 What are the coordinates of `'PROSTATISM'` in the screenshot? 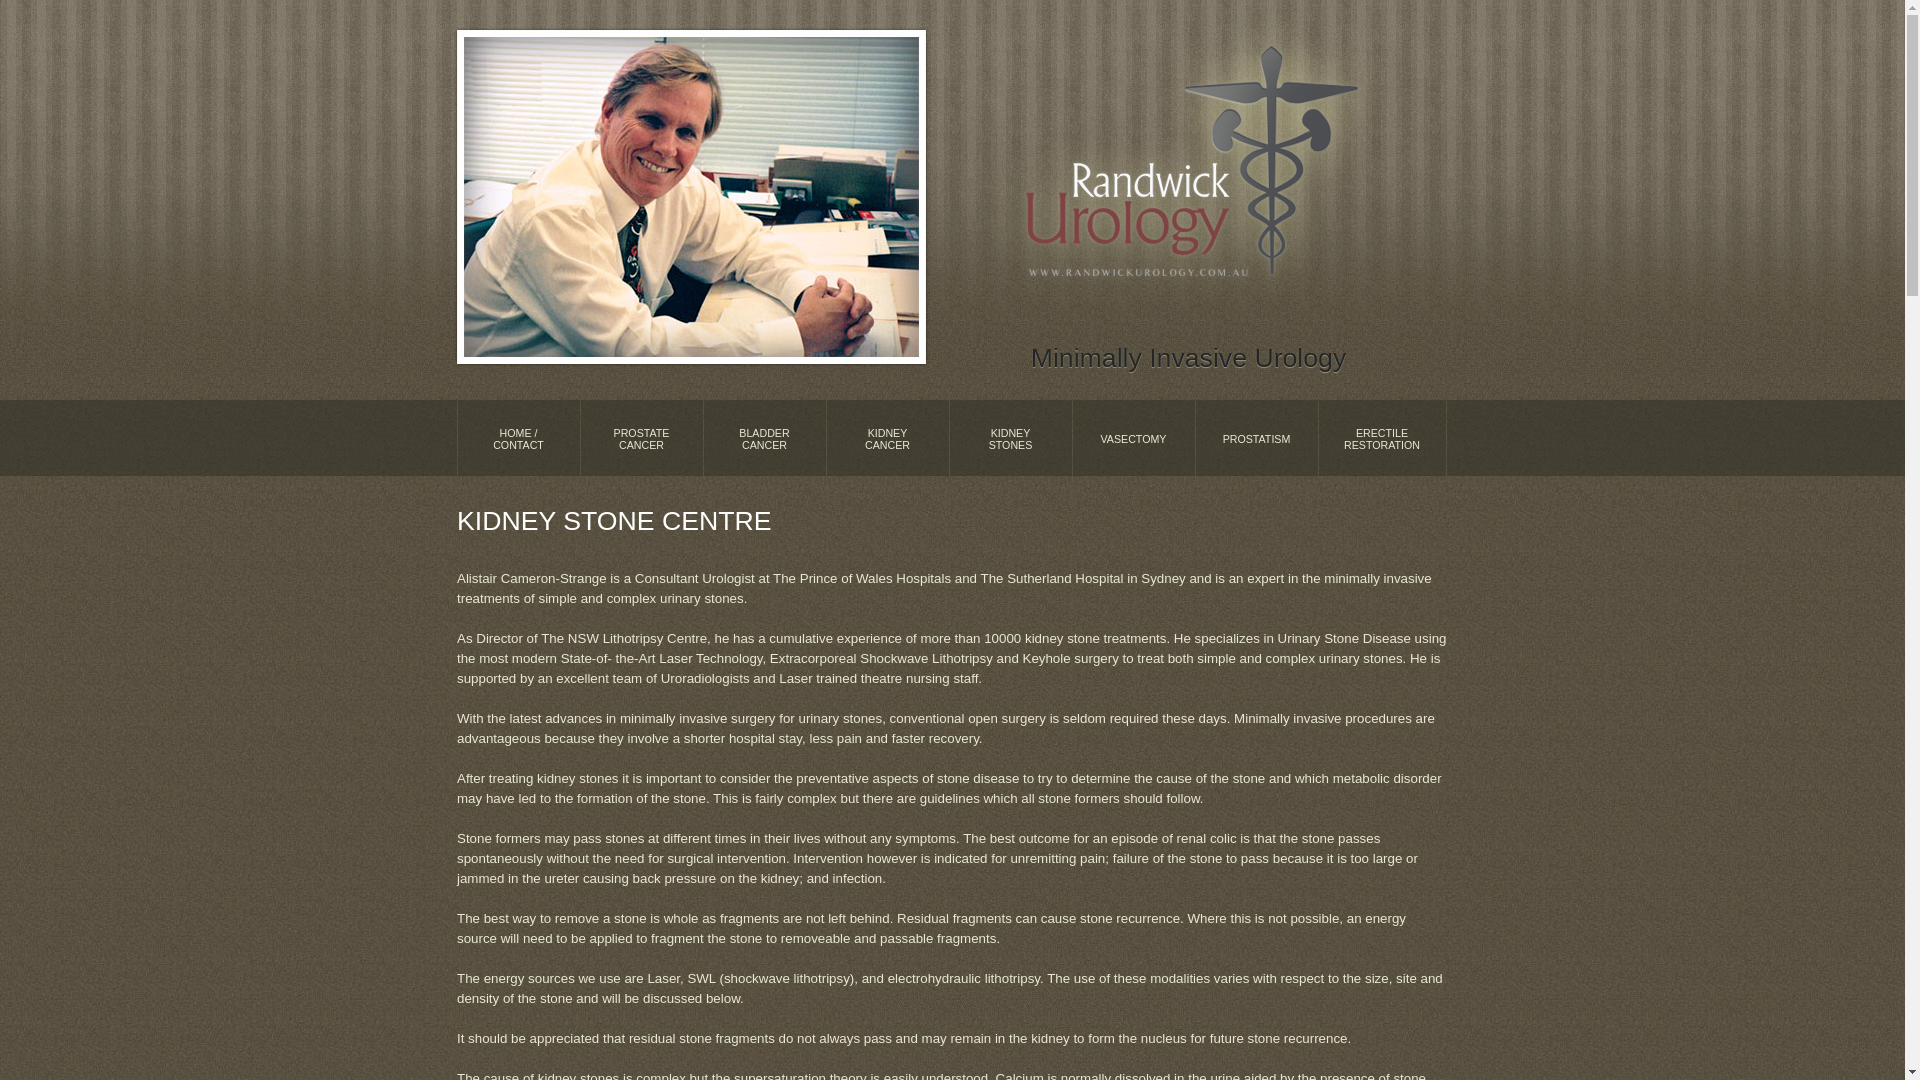 It's located at (1255, 437).